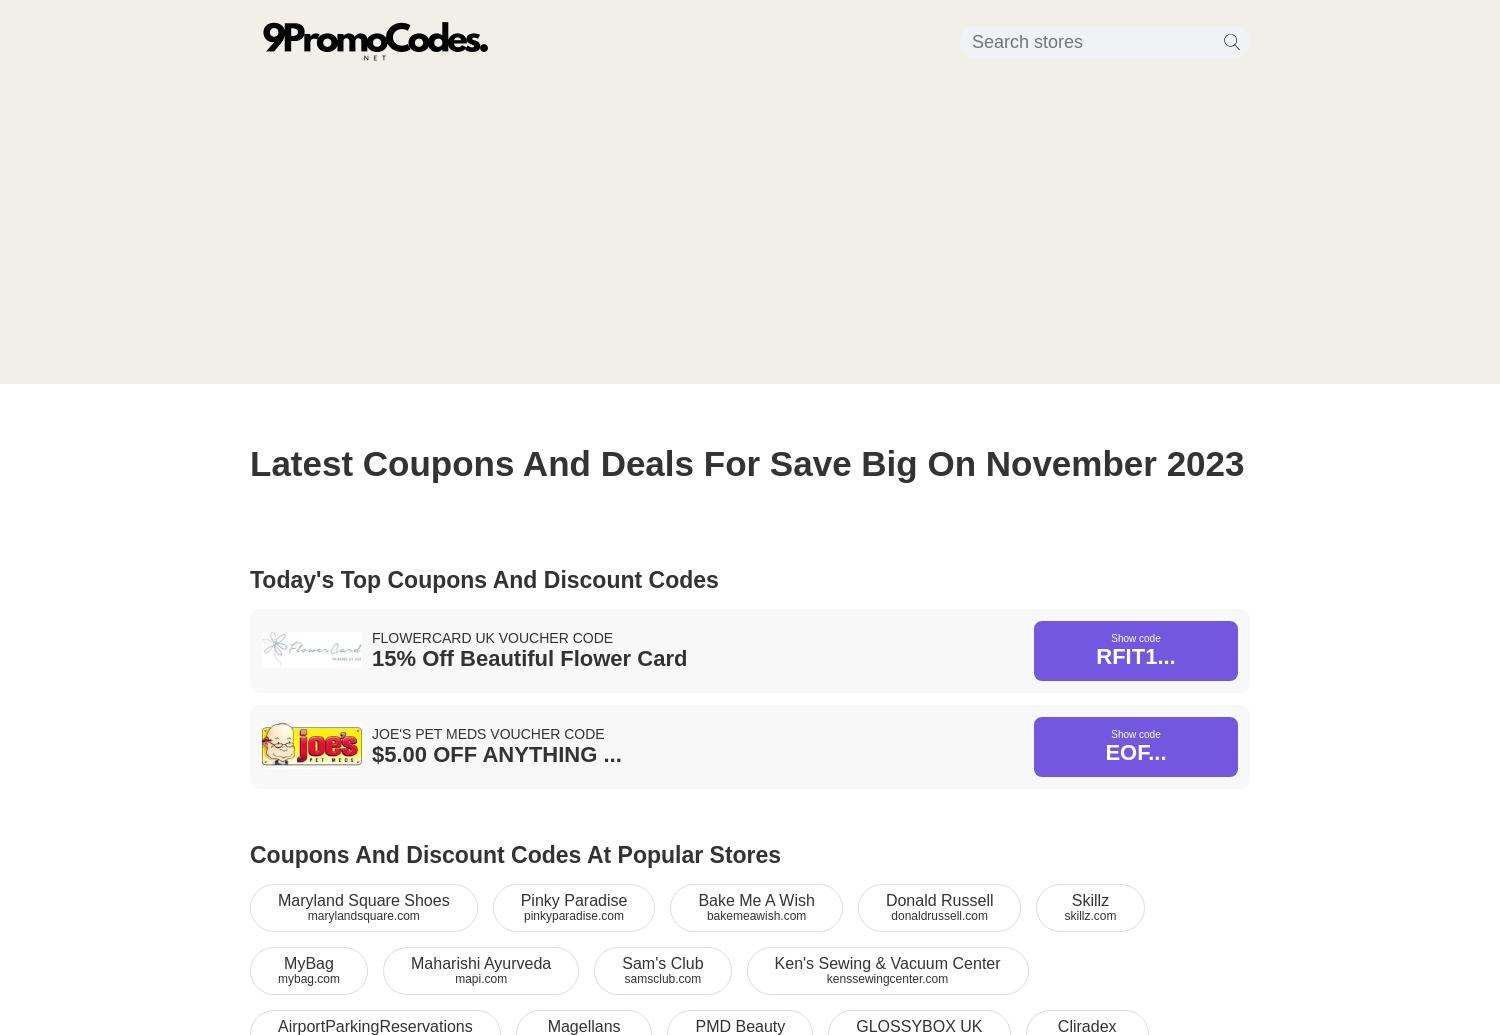 The height and width of the screenshot is (1035, 1500). What do you see at coordinates (375, 1025) in the screenshot?
I see `'AirportParkingReservations'` at bounding box center [375, 1025].